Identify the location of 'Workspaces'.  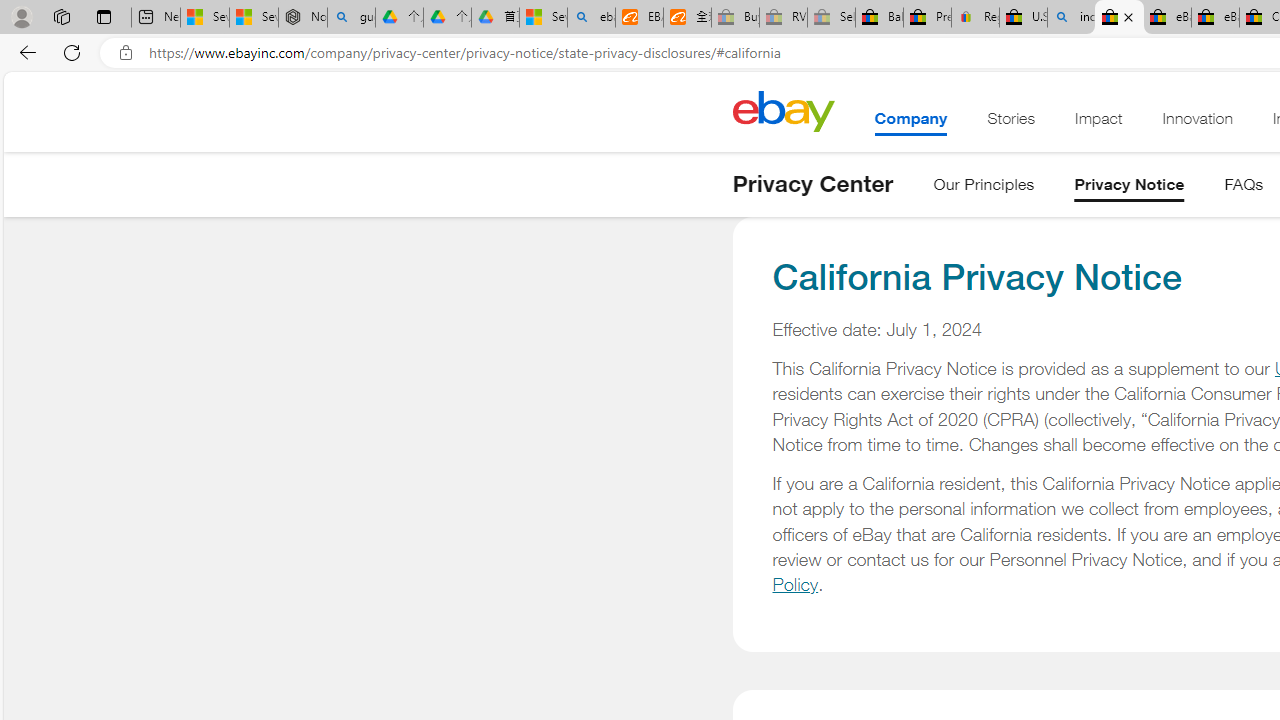
(61, 16).